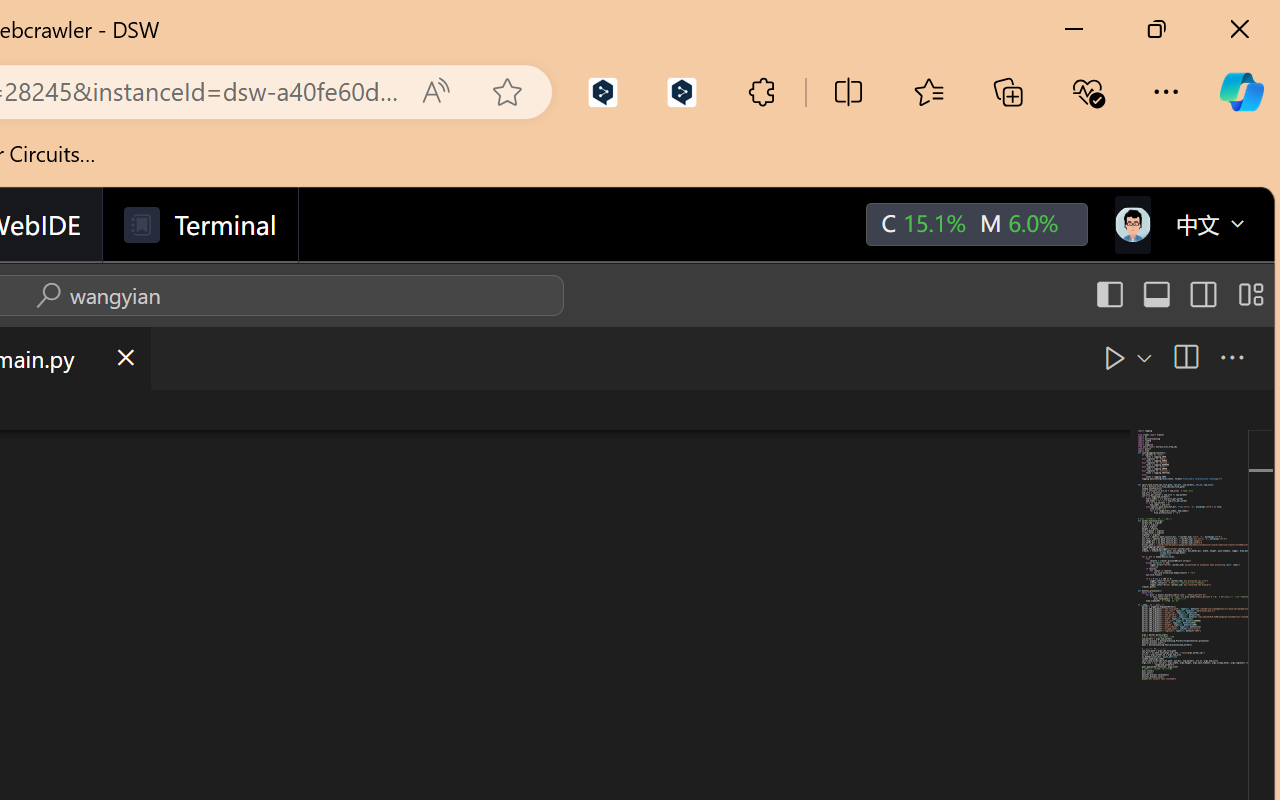  What do you see at coordinates (199, 225) in the screenshot?
I see `'Terminal'` at bounding box center [199, 225].